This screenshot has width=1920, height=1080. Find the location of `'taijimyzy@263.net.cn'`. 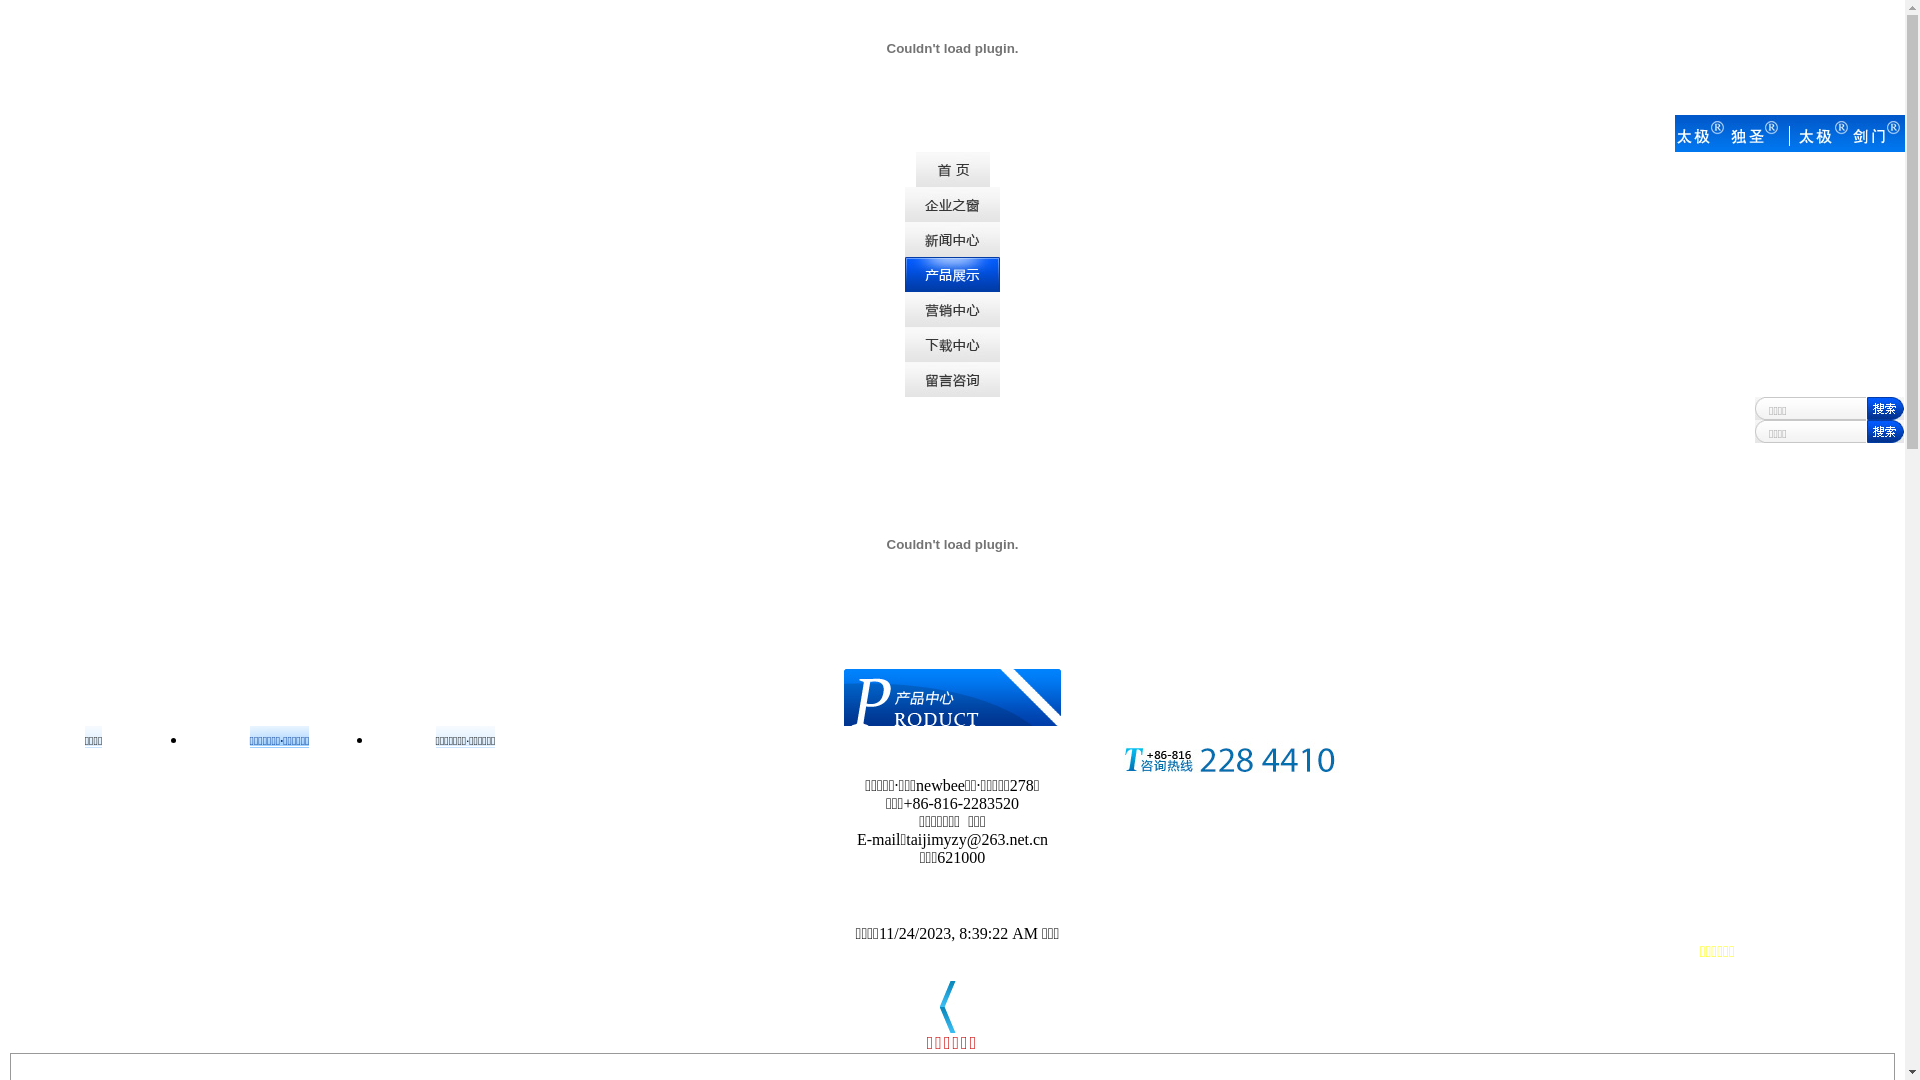

'taijimyzy@263.net.cn' is located at coordinates (977, 839).